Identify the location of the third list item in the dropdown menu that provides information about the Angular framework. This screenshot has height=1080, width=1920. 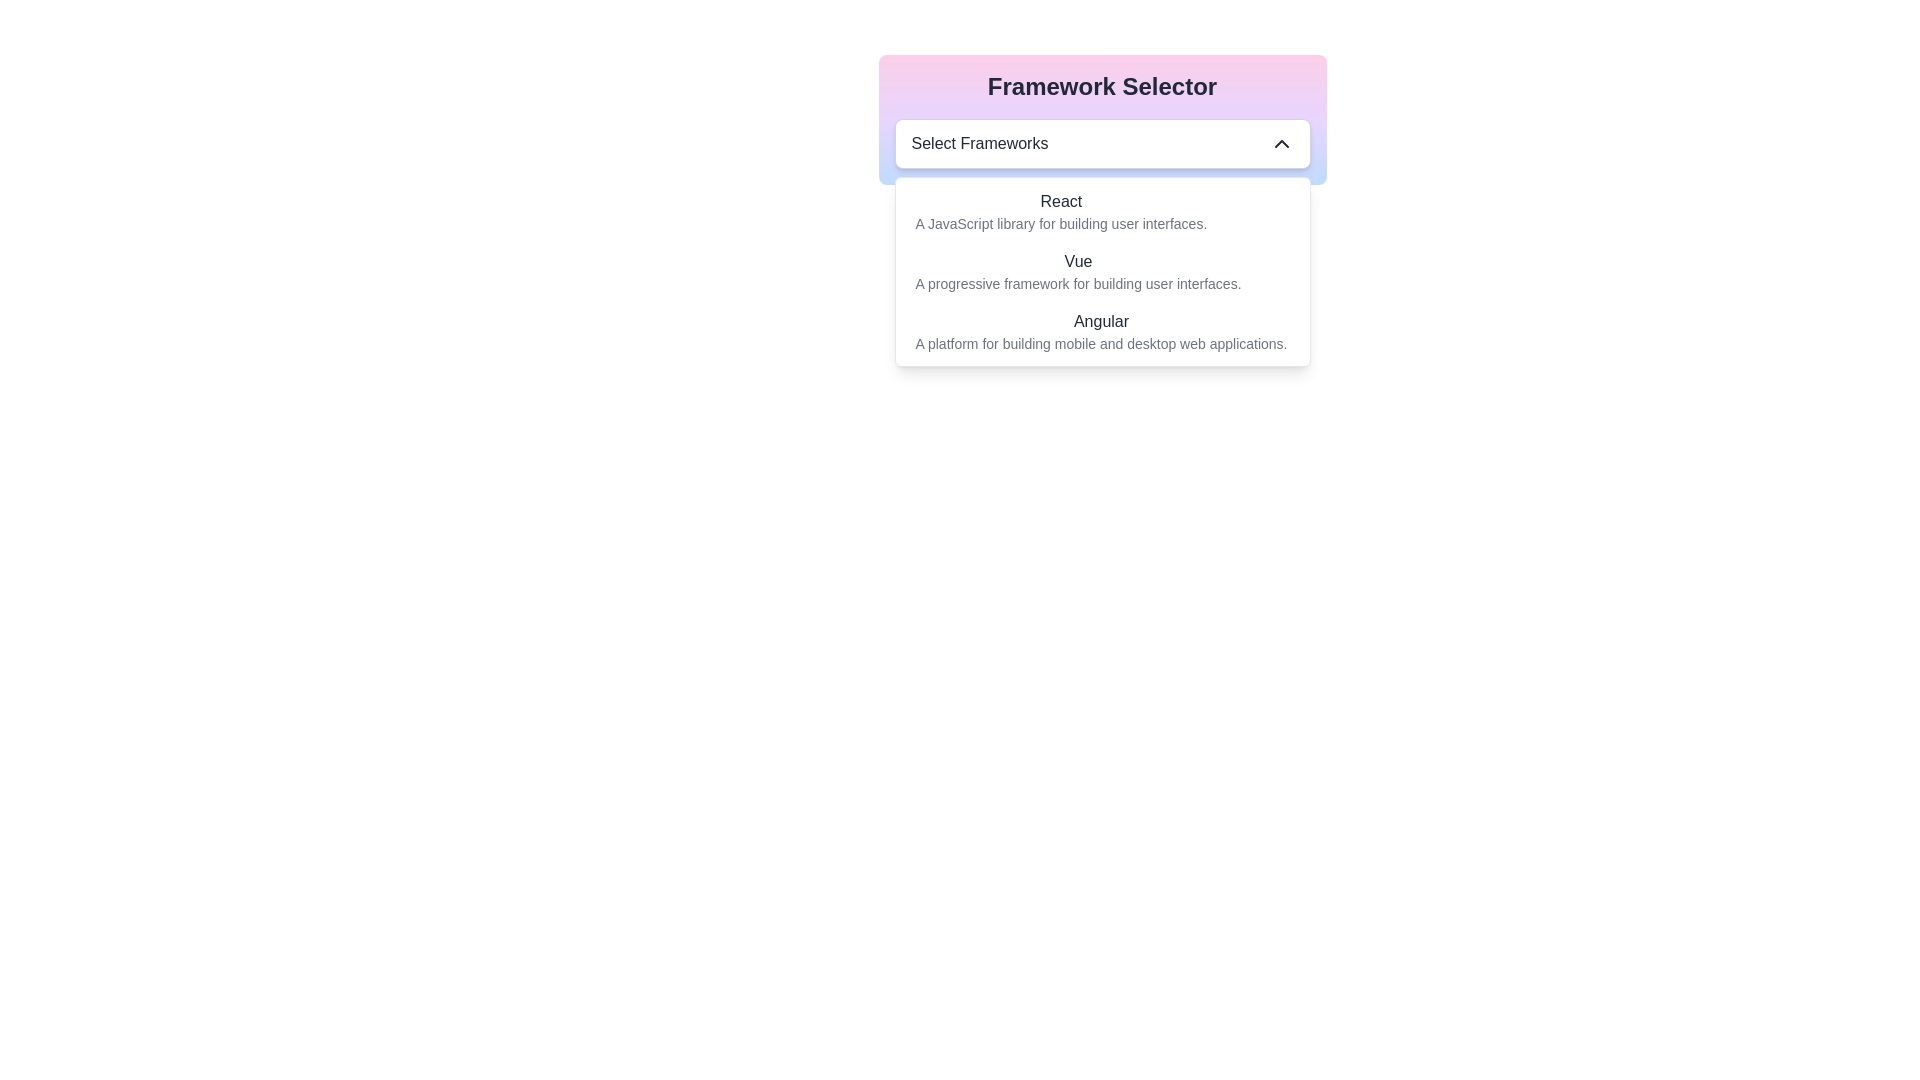
(1100, 330).